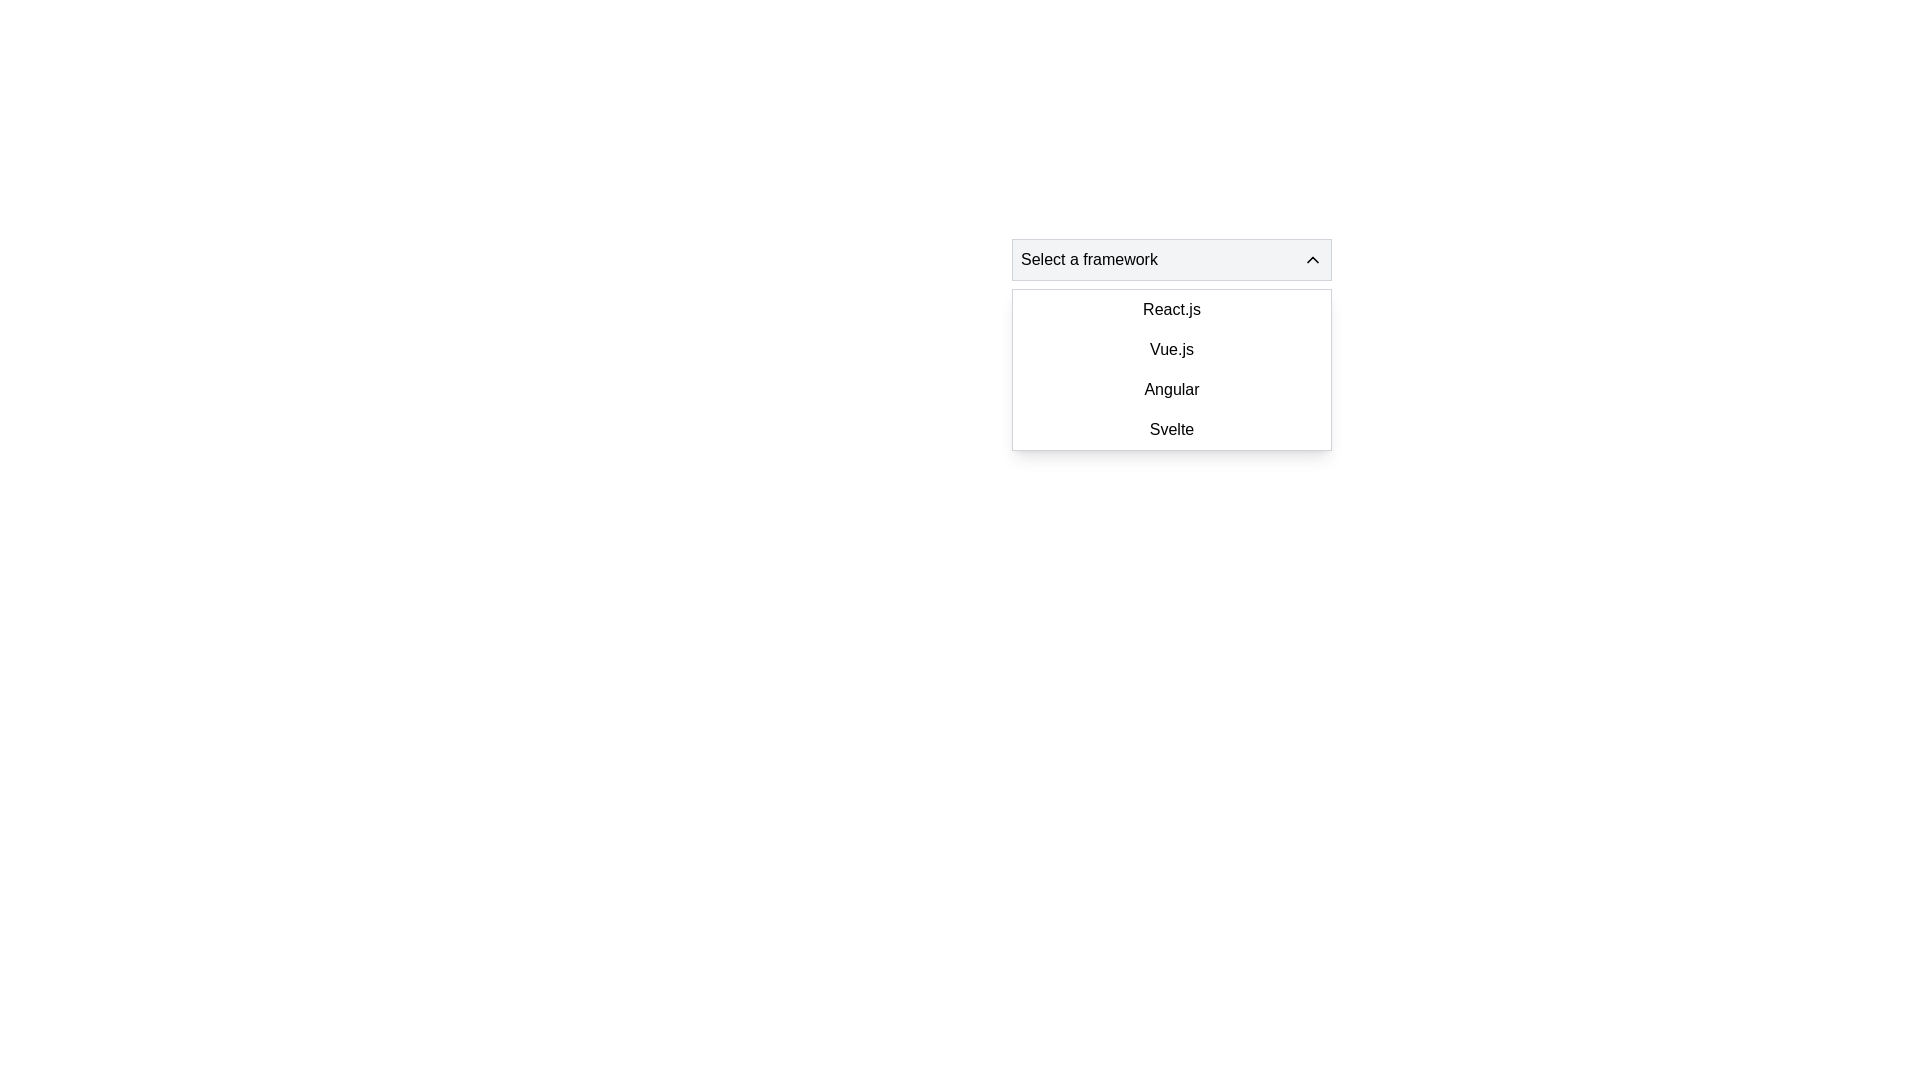 The image size is (1920, 1080). I want to click on the 'Svelte' option in the dropdown menu, so click(1171, 428).